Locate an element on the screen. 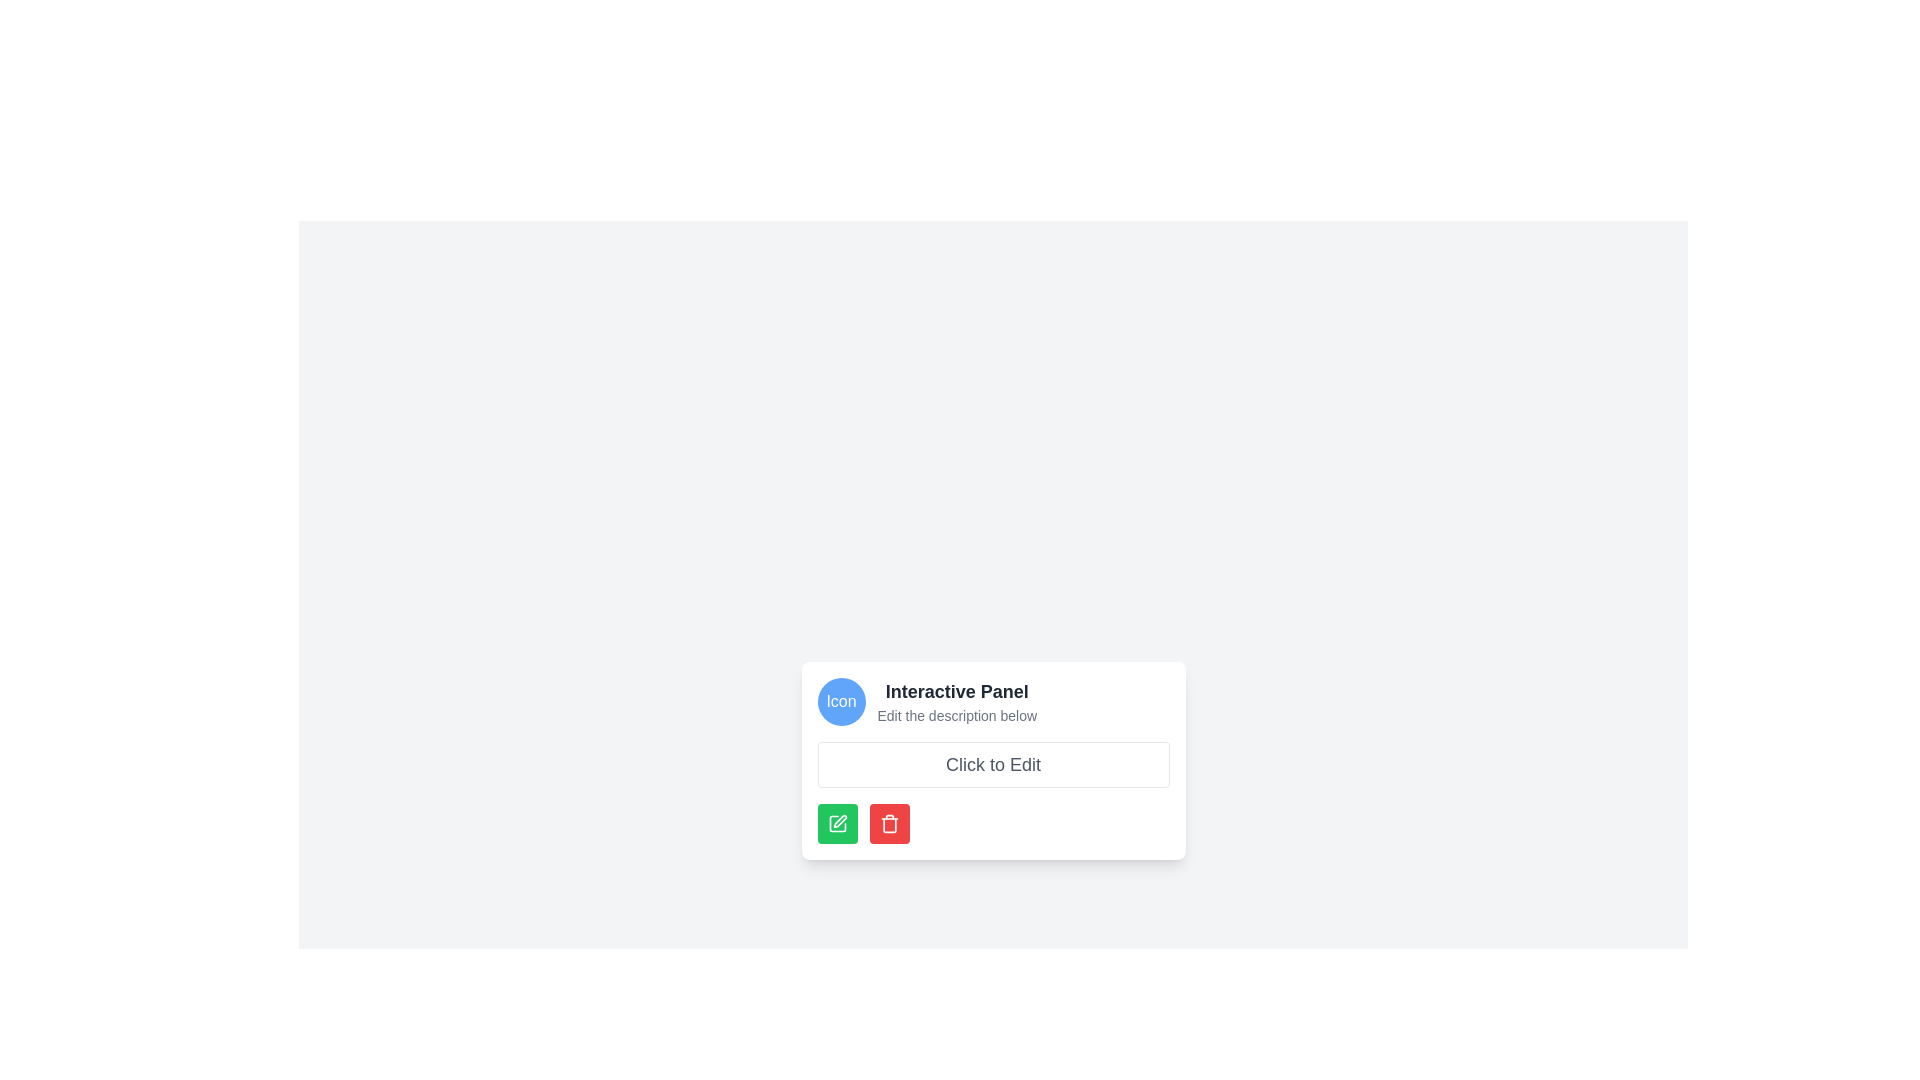 This screenshot has width=1920, height=1080. the 'Interactive Panel' text element group, which includes the title 'Interactive Panel' and subtitle 'Edit the description below' is located at coordinates (956, 701).